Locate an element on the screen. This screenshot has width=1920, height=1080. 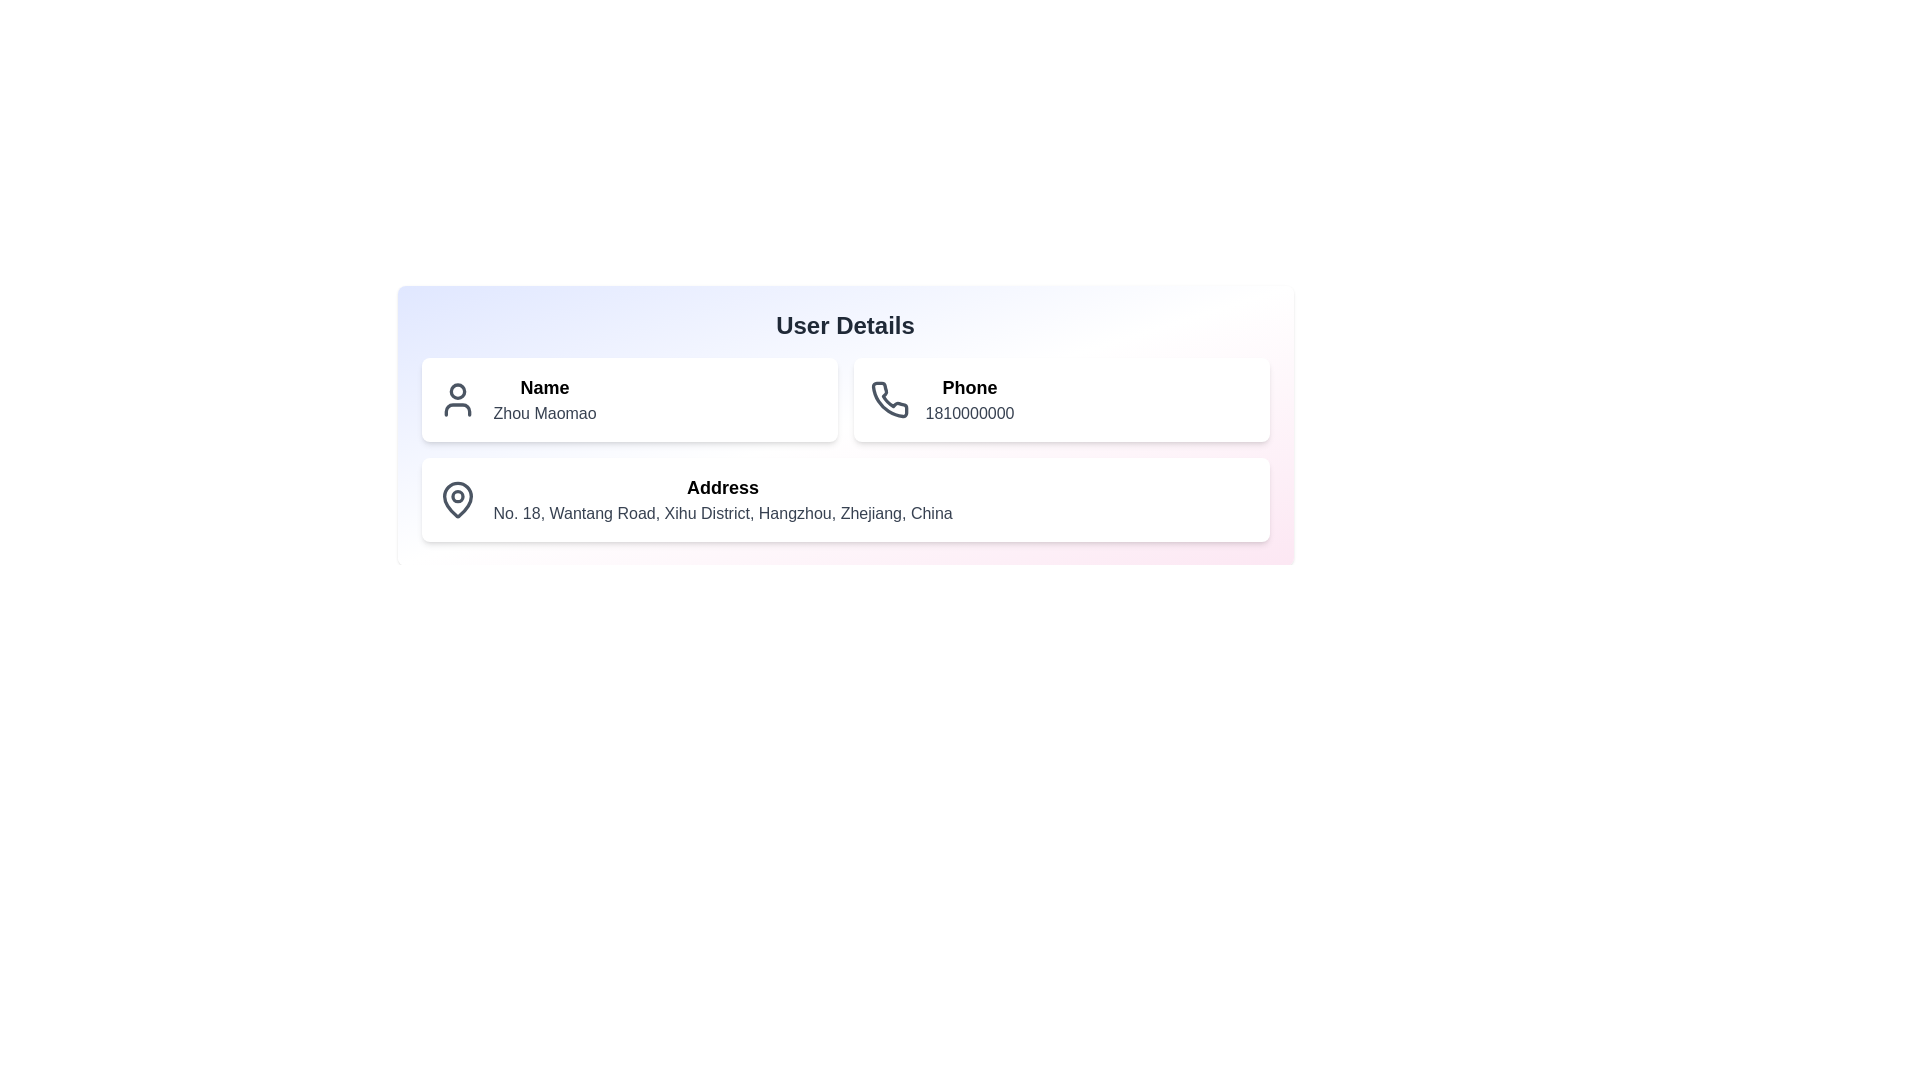
the location pin icon that symbolizes an address in the 'Address' section, which is located to the left of the text 'No. 18, Wantang Road, Xihu District, Hangzhou, Zhejiang, China' is located at coordinates (456, 499).